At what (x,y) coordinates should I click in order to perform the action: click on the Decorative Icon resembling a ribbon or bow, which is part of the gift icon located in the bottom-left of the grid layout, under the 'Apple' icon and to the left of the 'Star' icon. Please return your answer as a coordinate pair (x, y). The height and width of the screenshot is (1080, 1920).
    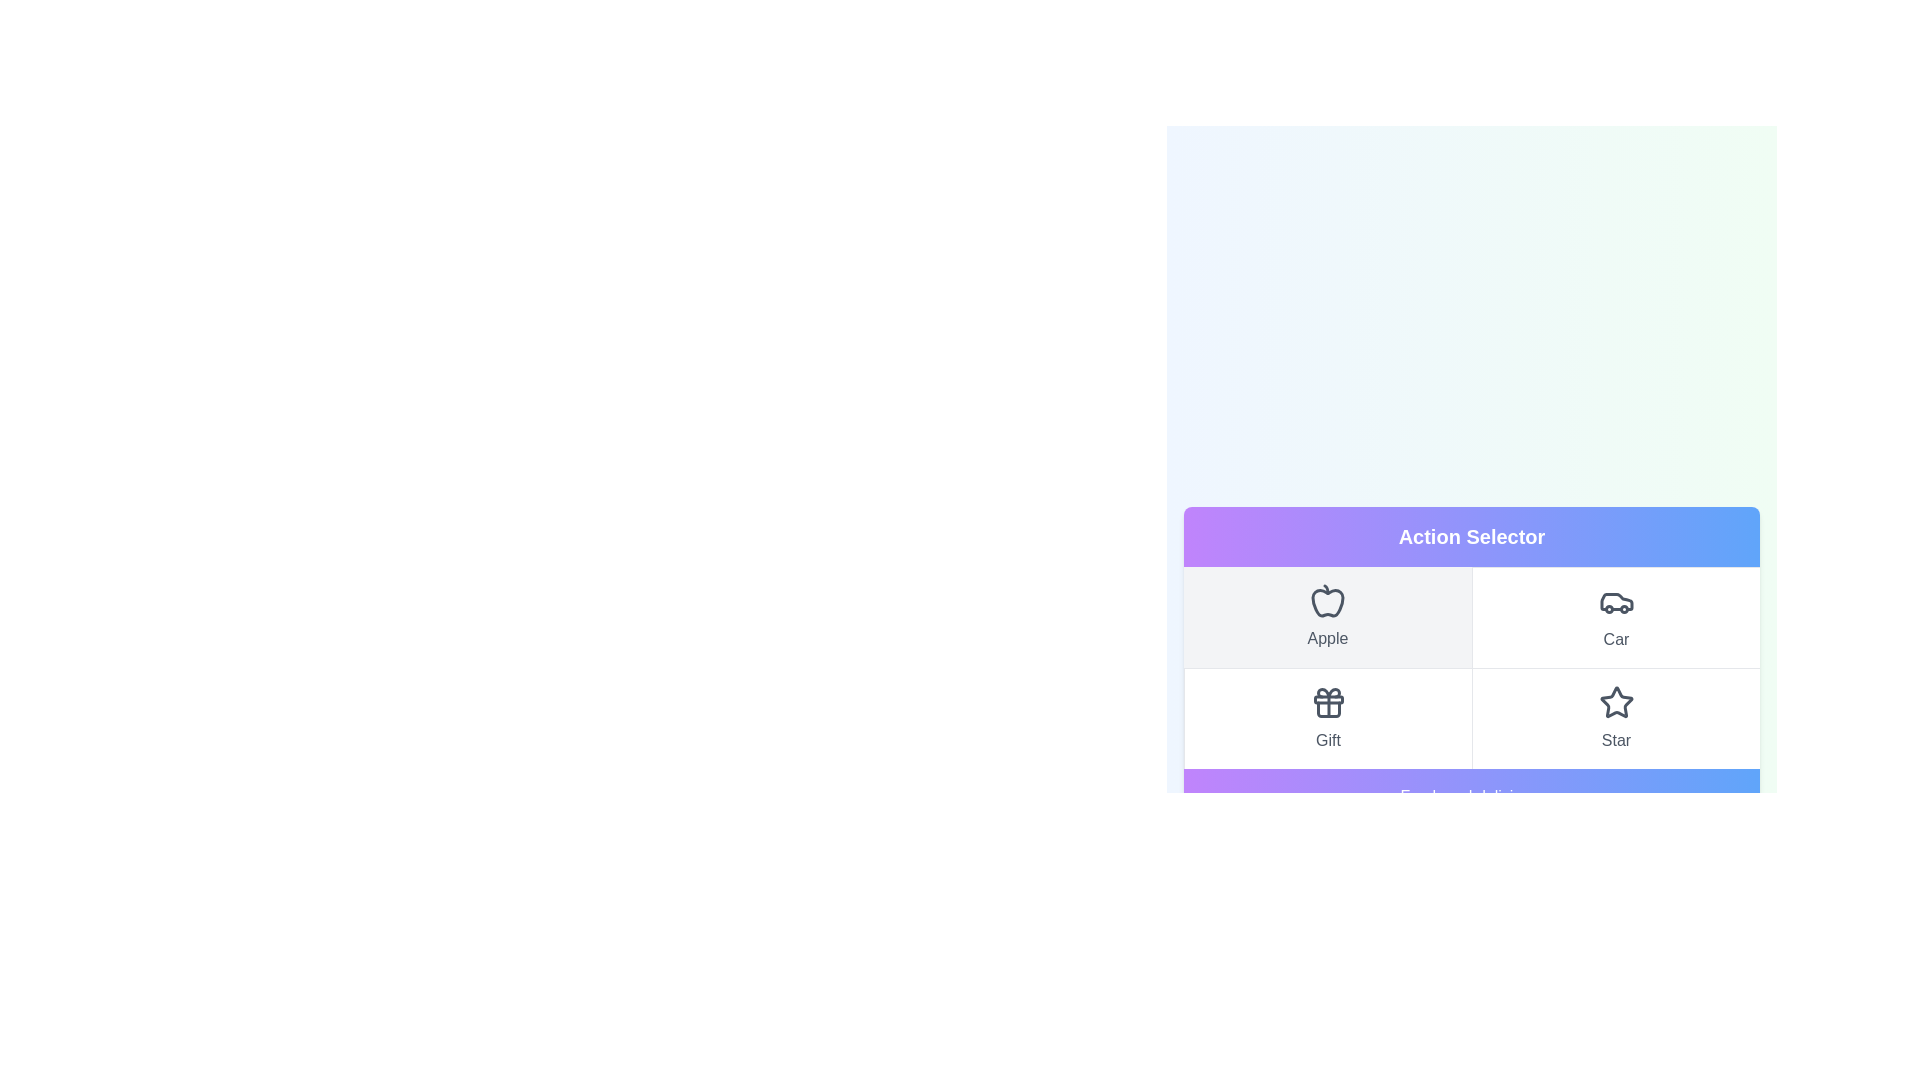
    Looking at the image, I should click on (1328, 692).